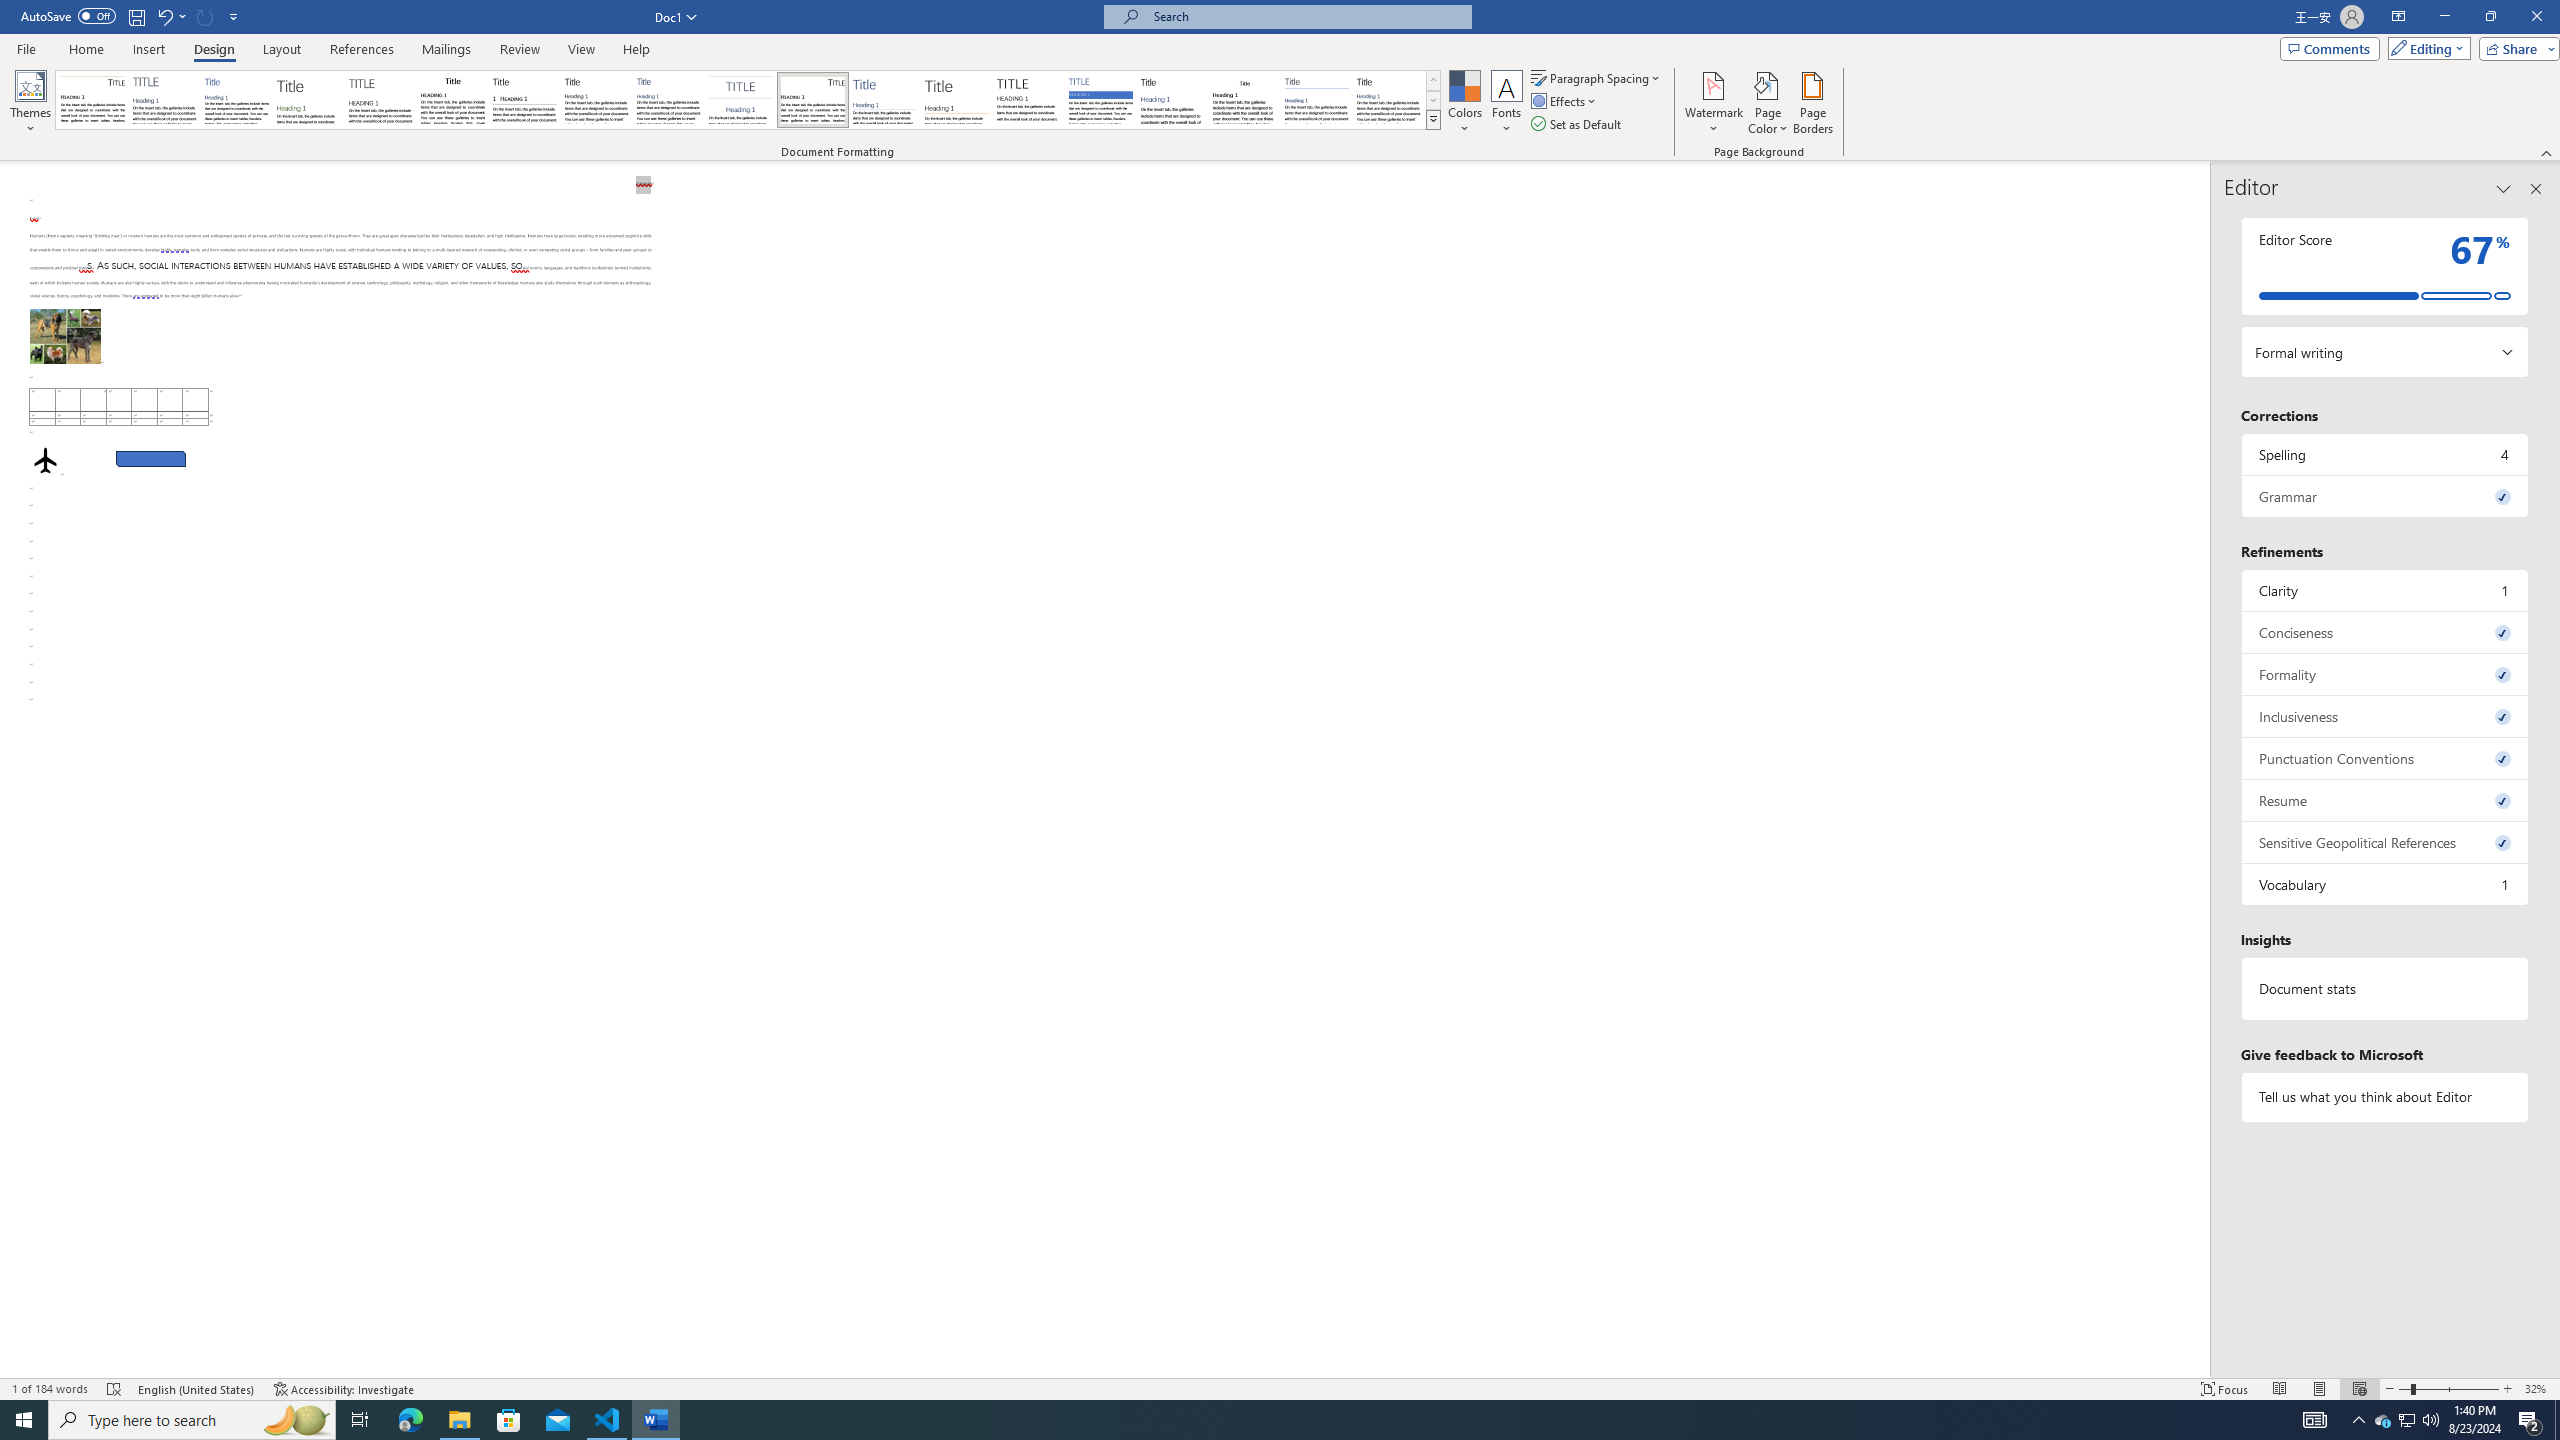  Describe the element at coordinates (2384, 589) in the screenshot. I see `'Clarity, 1 issue. Press space or enter to review items.'` at that location.